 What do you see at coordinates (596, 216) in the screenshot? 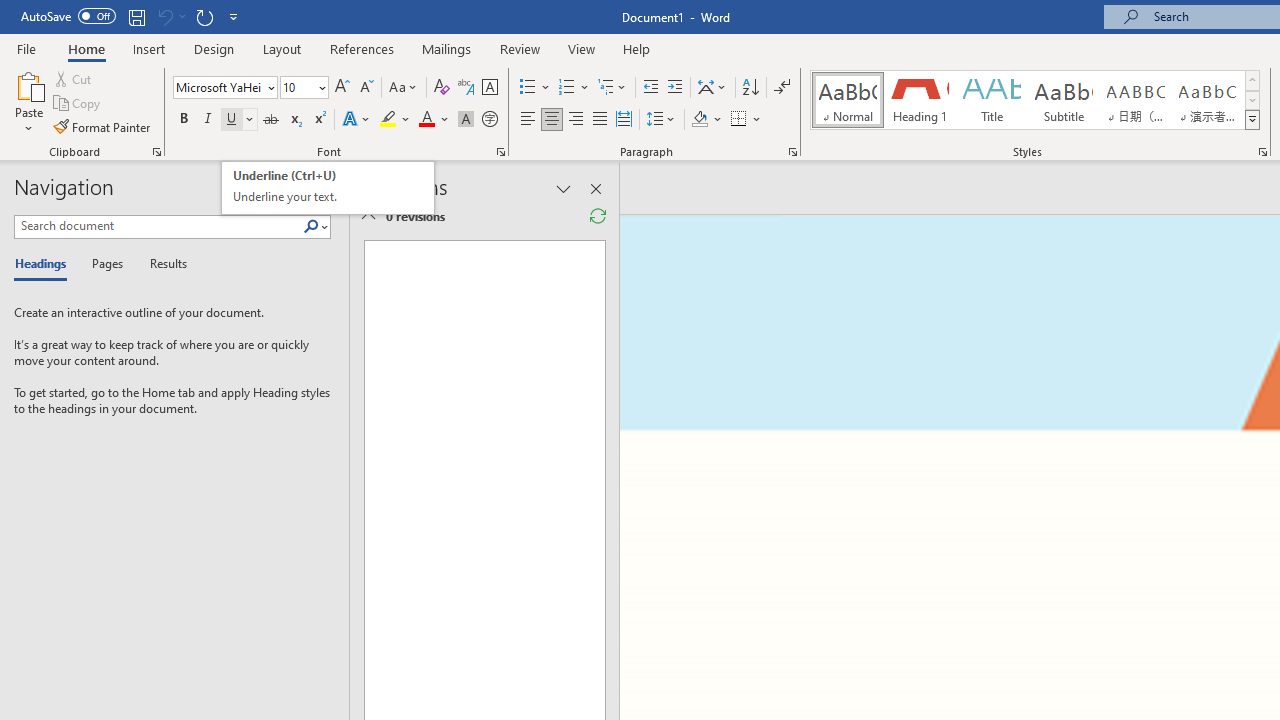
I see `'Refresh Reviewing Pane'` at bounding box center [596, 216].